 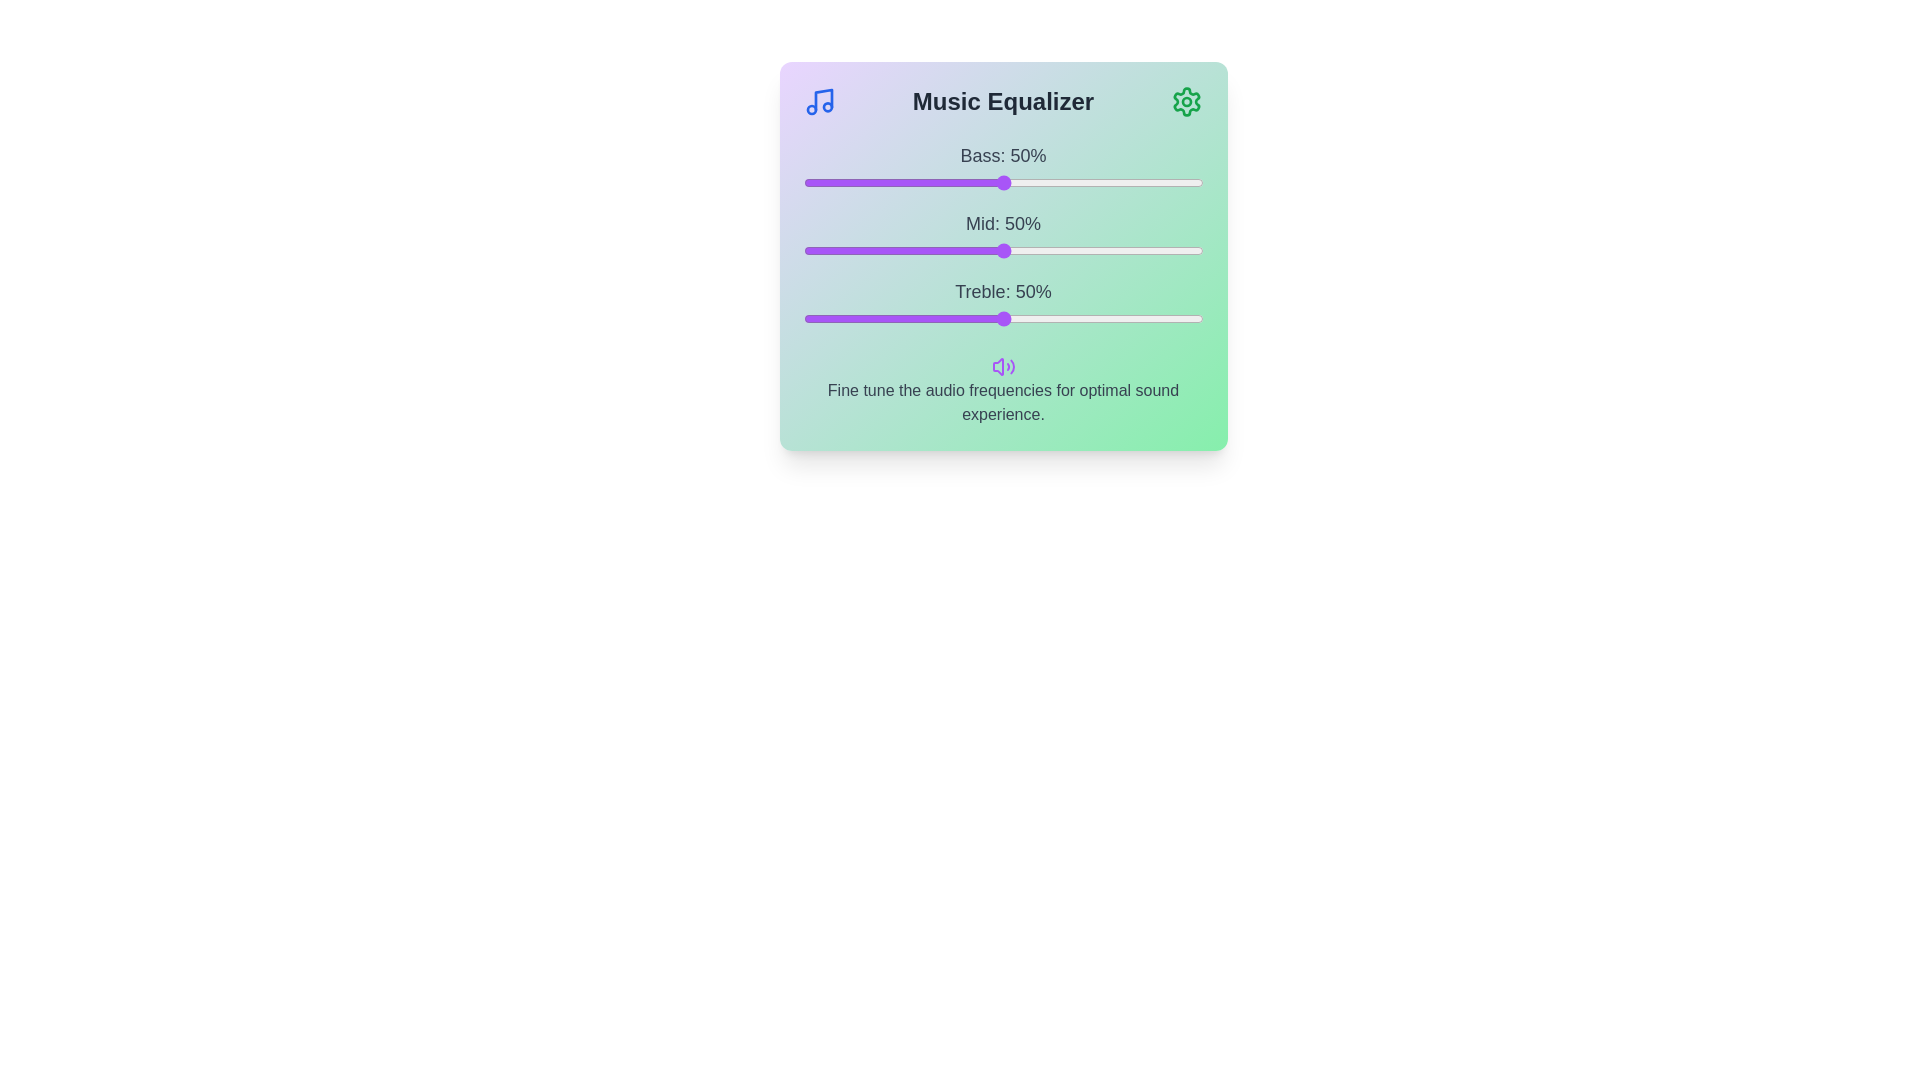 I want to click on the treble slider to 42%, so click(x=971, y=318).